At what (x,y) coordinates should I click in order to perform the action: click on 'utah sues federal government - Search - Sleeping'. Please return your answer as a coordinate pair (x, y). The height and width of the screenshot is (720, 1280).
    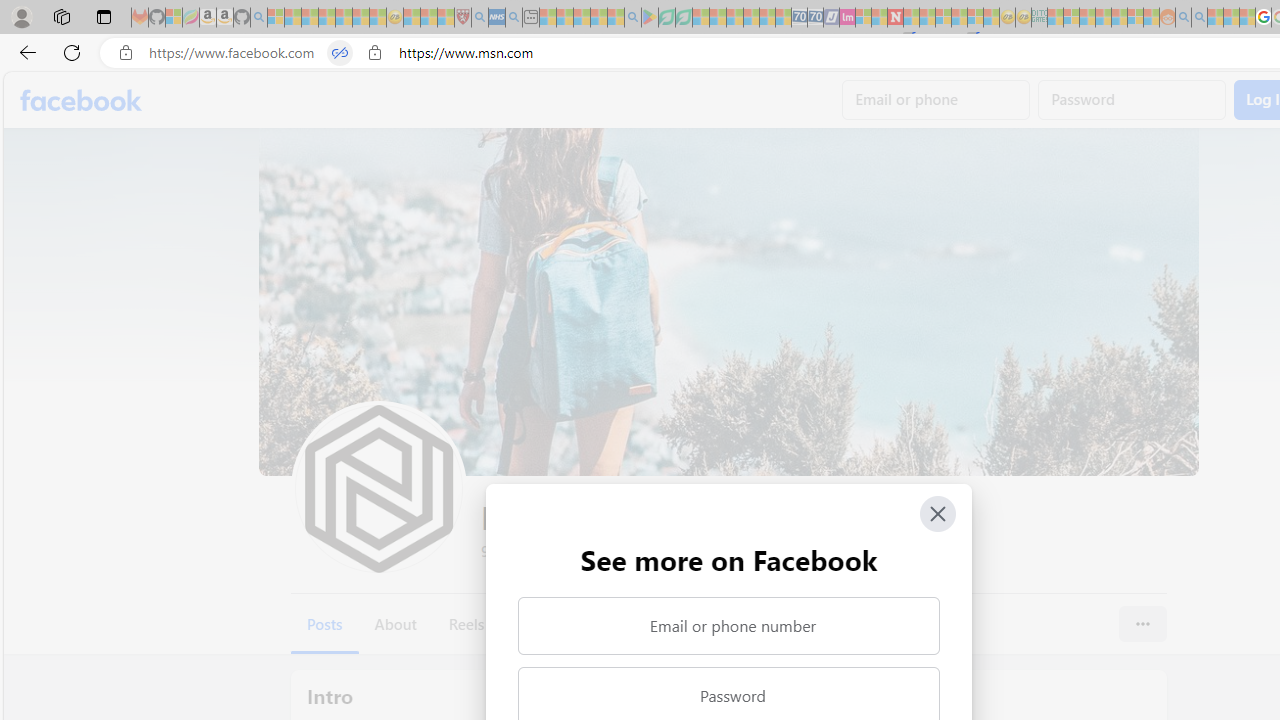
    Looking at the image, I should click on (513, 17).